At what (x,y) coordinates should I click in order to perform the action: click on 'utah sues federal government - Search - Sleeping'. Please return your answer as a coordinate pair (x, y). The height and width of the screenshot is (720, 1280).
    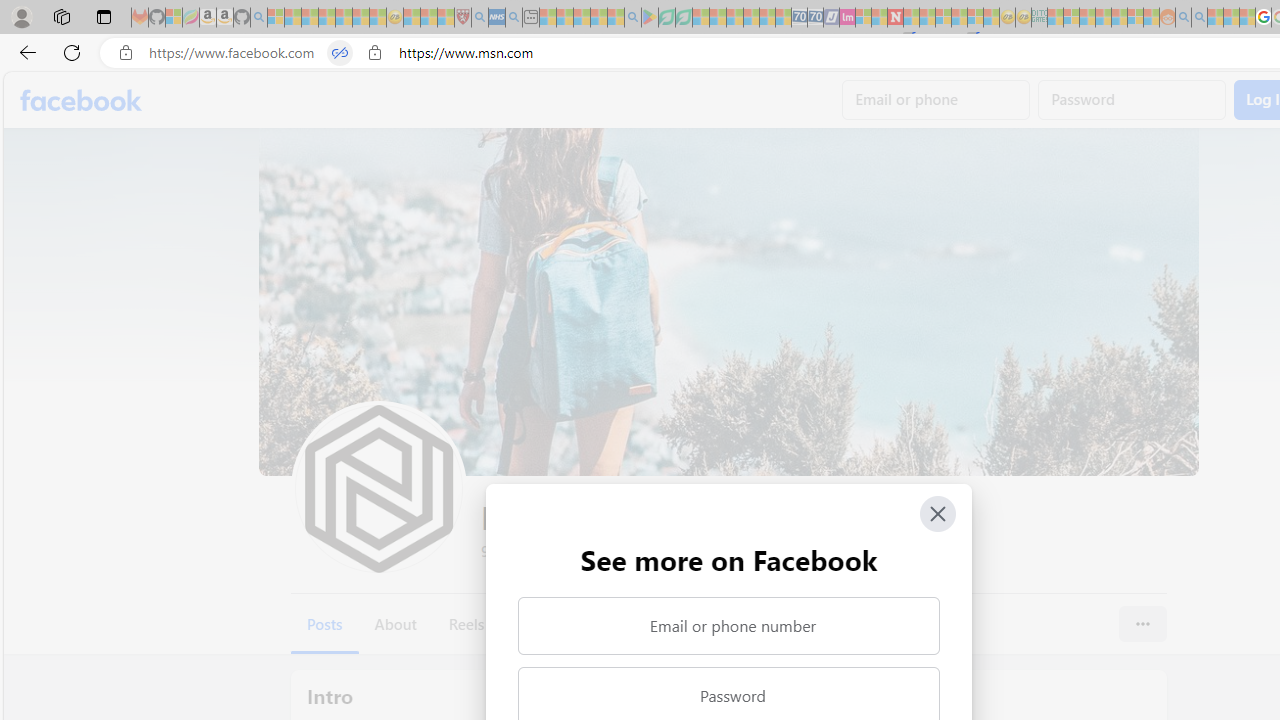
    Looking at the image, I should click on (513, 17).